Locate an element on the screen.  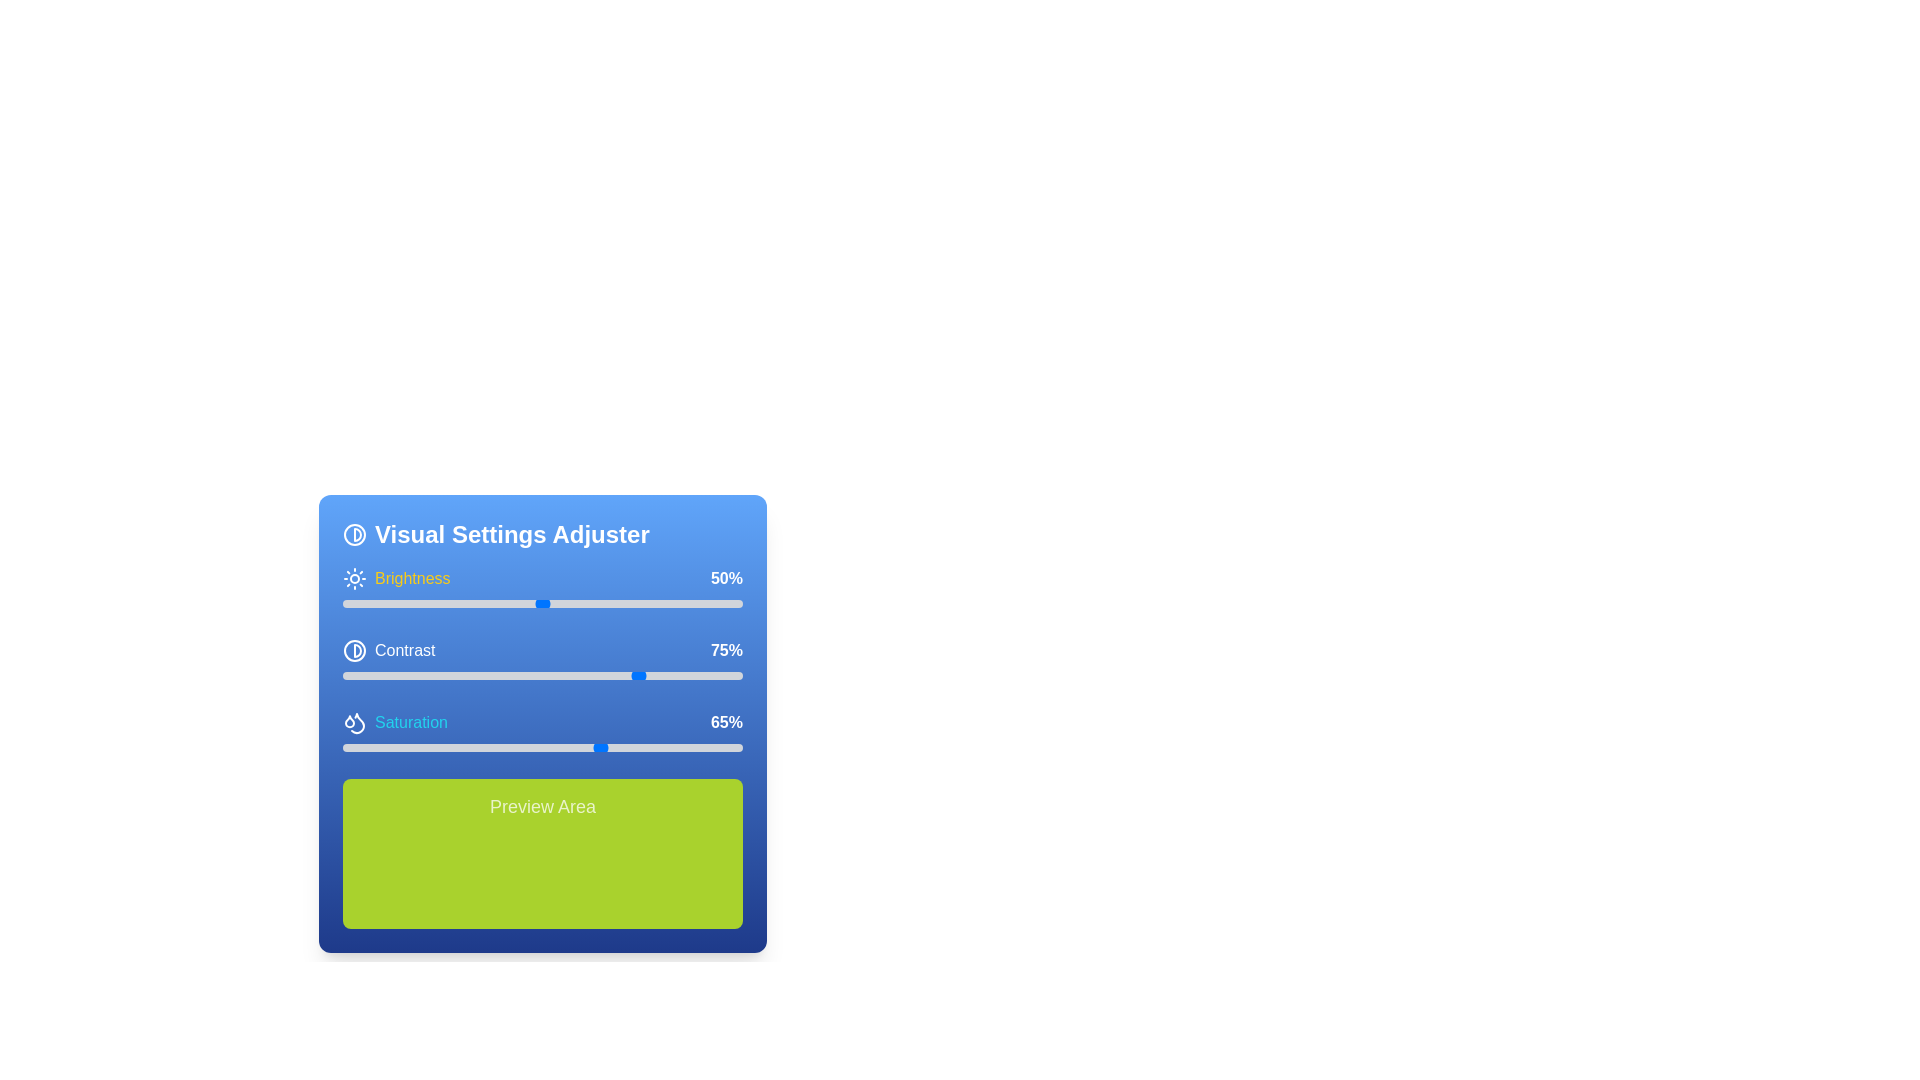
the static text label displaying the current percentage value (65%) of the 'Saturation' setting, located at the right end of the horizontal layout in the 'Visual Settings Adjuster' interface is located at coordinates (722, 722).